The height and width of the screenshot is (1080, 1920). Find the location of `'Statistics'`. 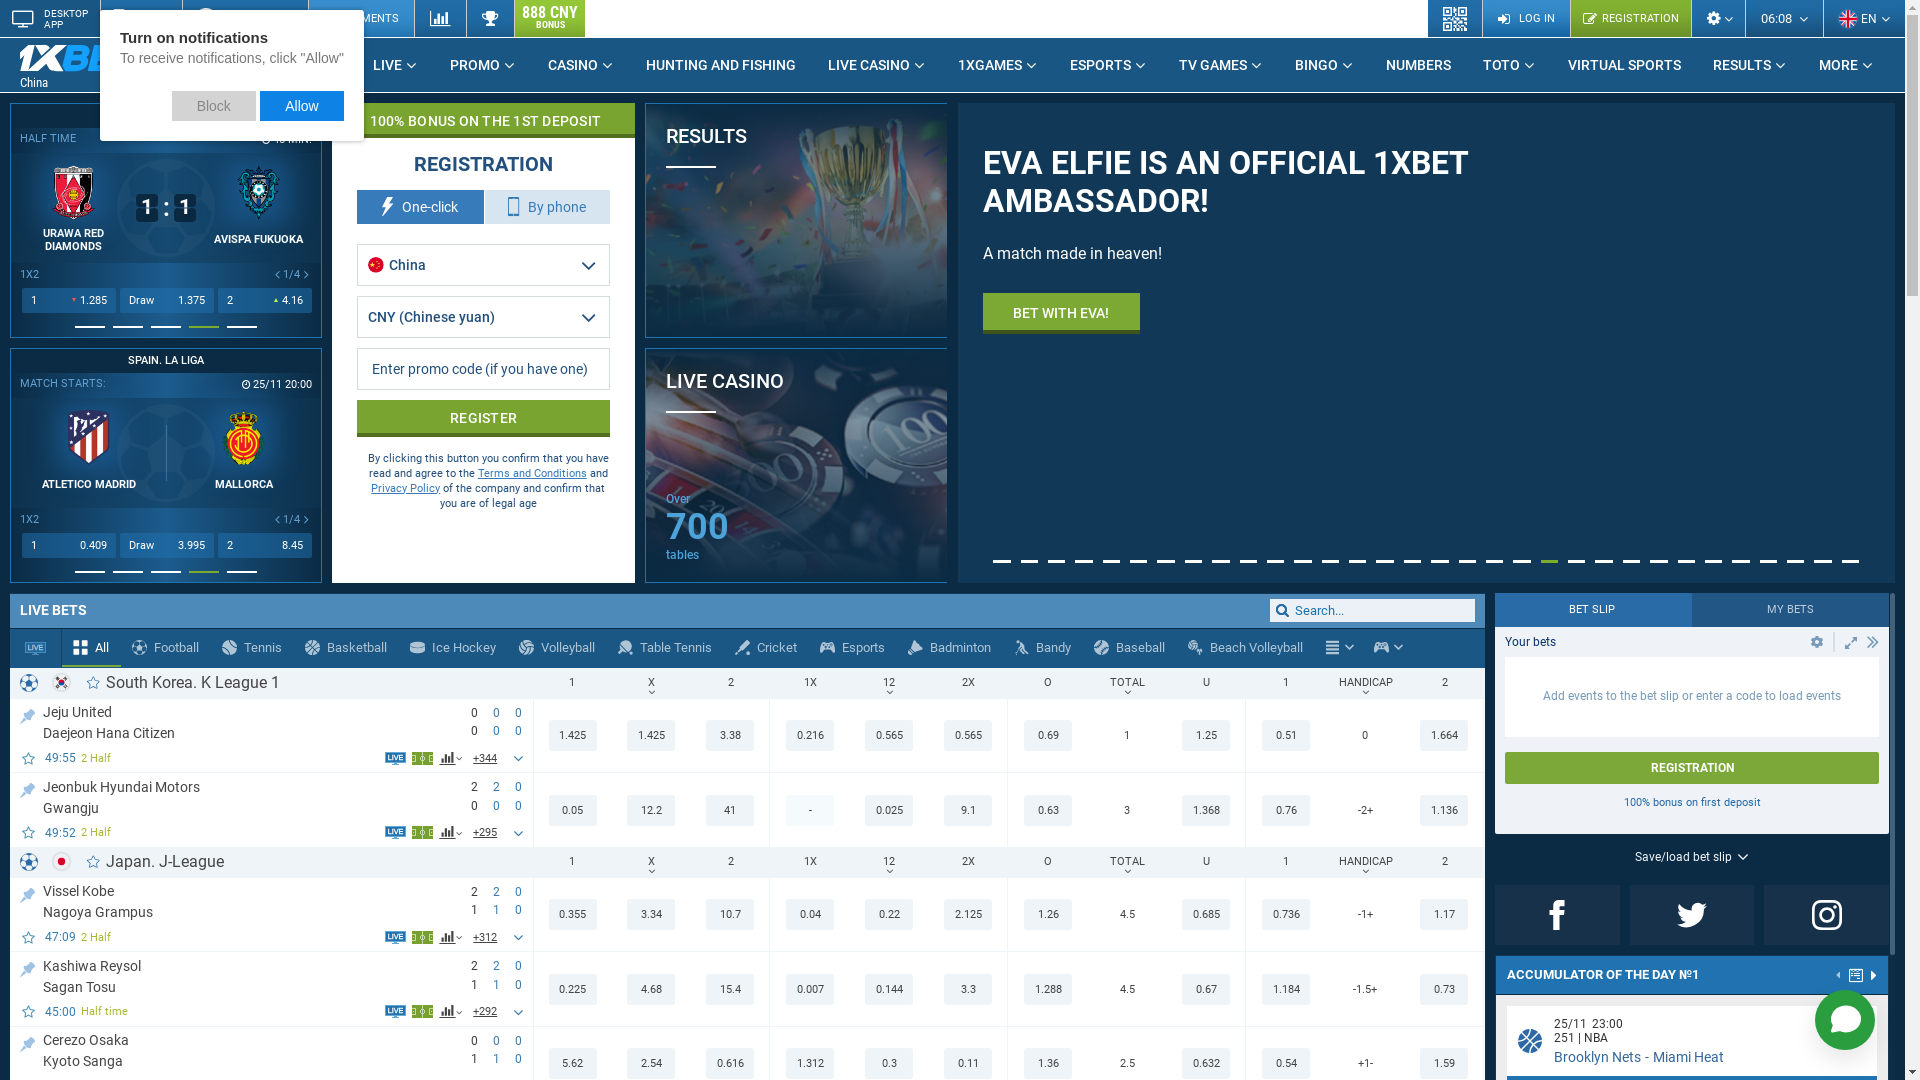

'Statistics' is located at coordinates (439, 18).